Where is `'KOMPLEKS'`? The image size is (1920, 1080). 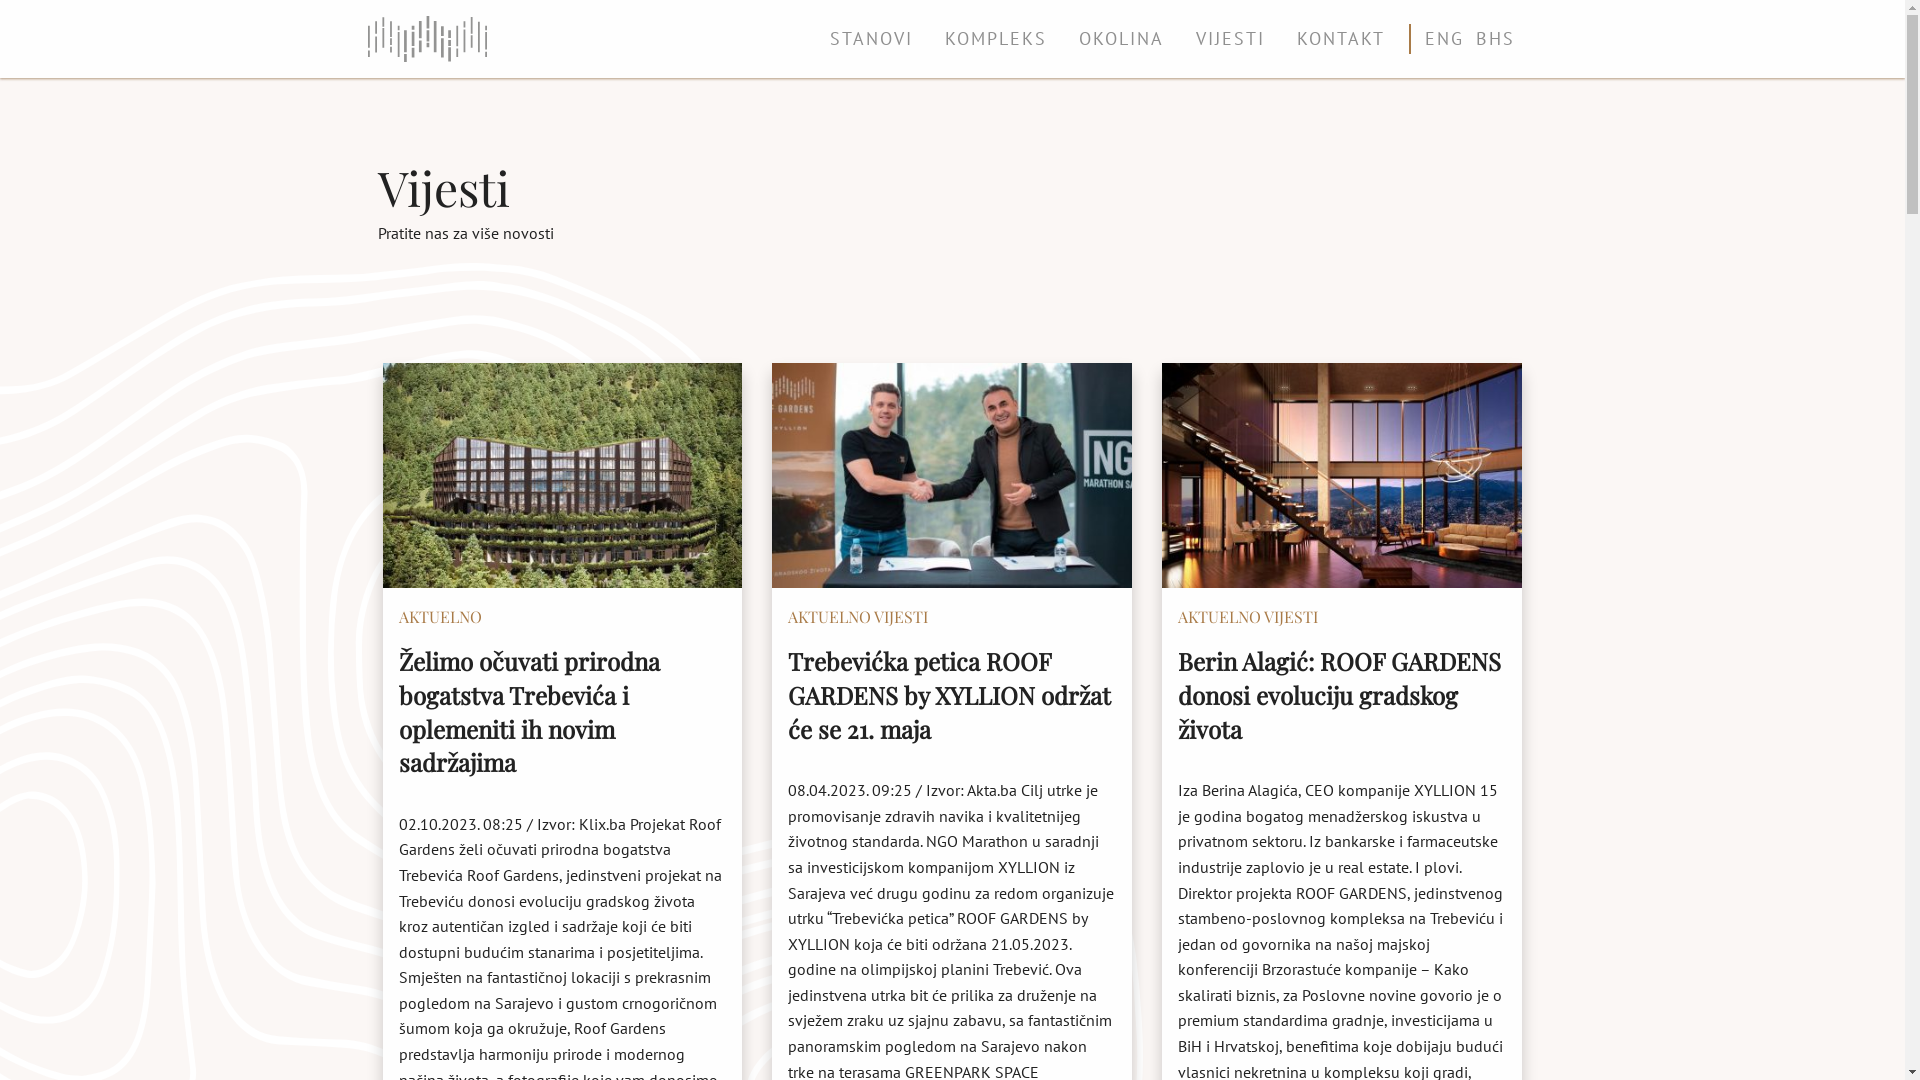
'KOMPLEKS' is located at coordinates (994, 38).